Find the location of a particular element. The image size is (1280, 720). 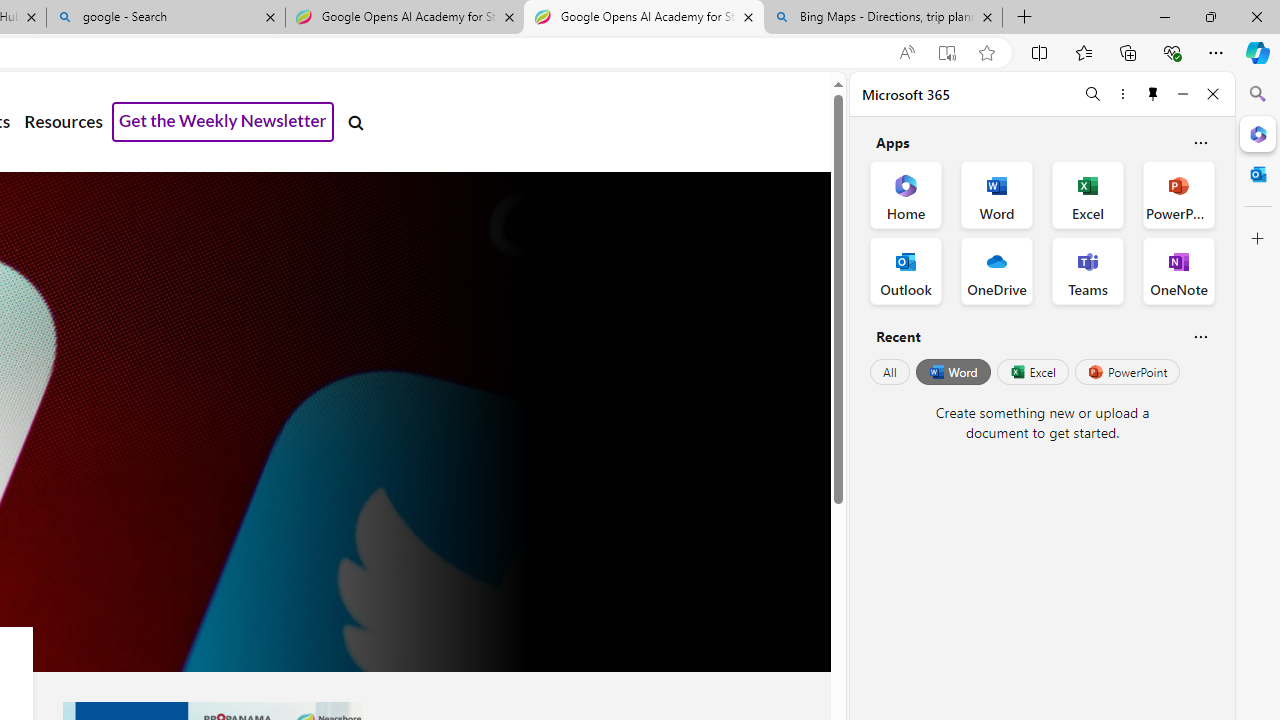

'Resources' is located at coordinates (63, 122).